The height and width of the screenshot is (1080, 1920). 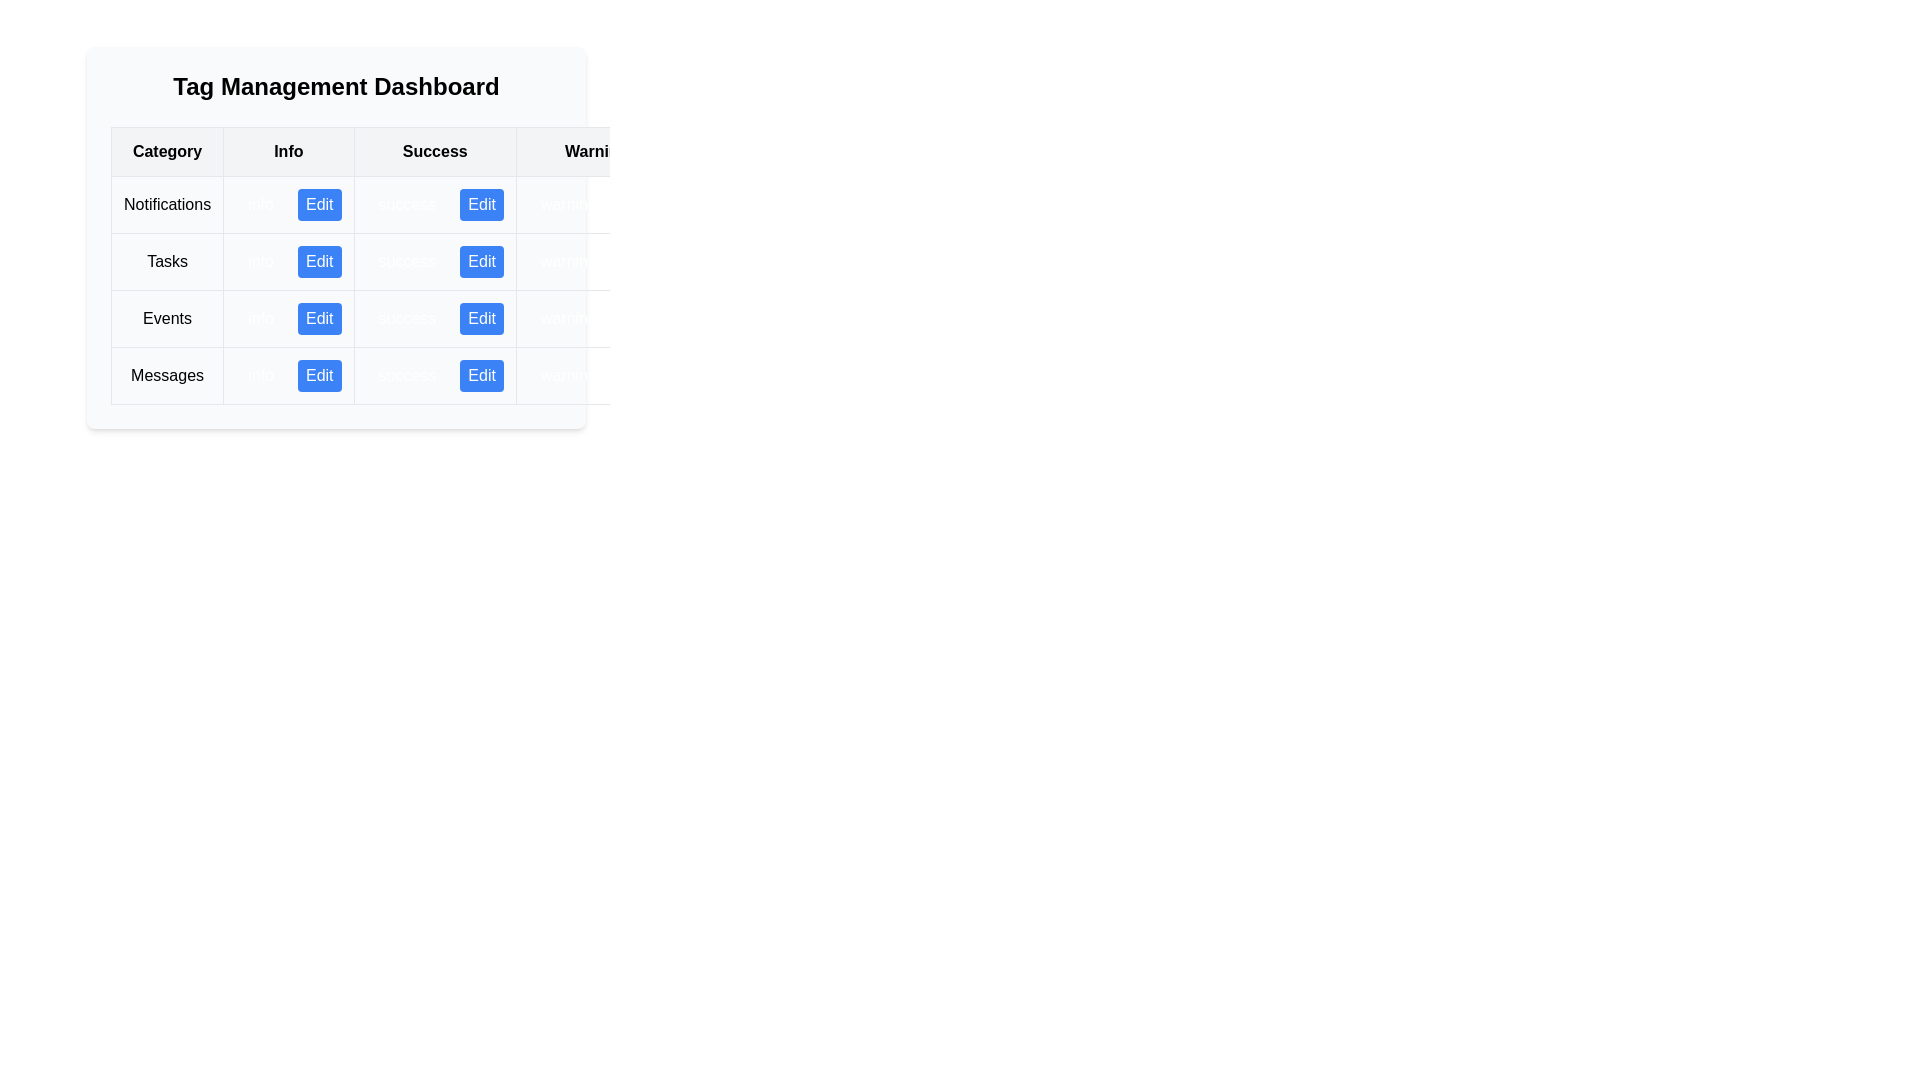 I want to click on the 'success' tag within the compound UI element that contains the 'Edit' button and displays a tooltip, so click(x=434, y=261).